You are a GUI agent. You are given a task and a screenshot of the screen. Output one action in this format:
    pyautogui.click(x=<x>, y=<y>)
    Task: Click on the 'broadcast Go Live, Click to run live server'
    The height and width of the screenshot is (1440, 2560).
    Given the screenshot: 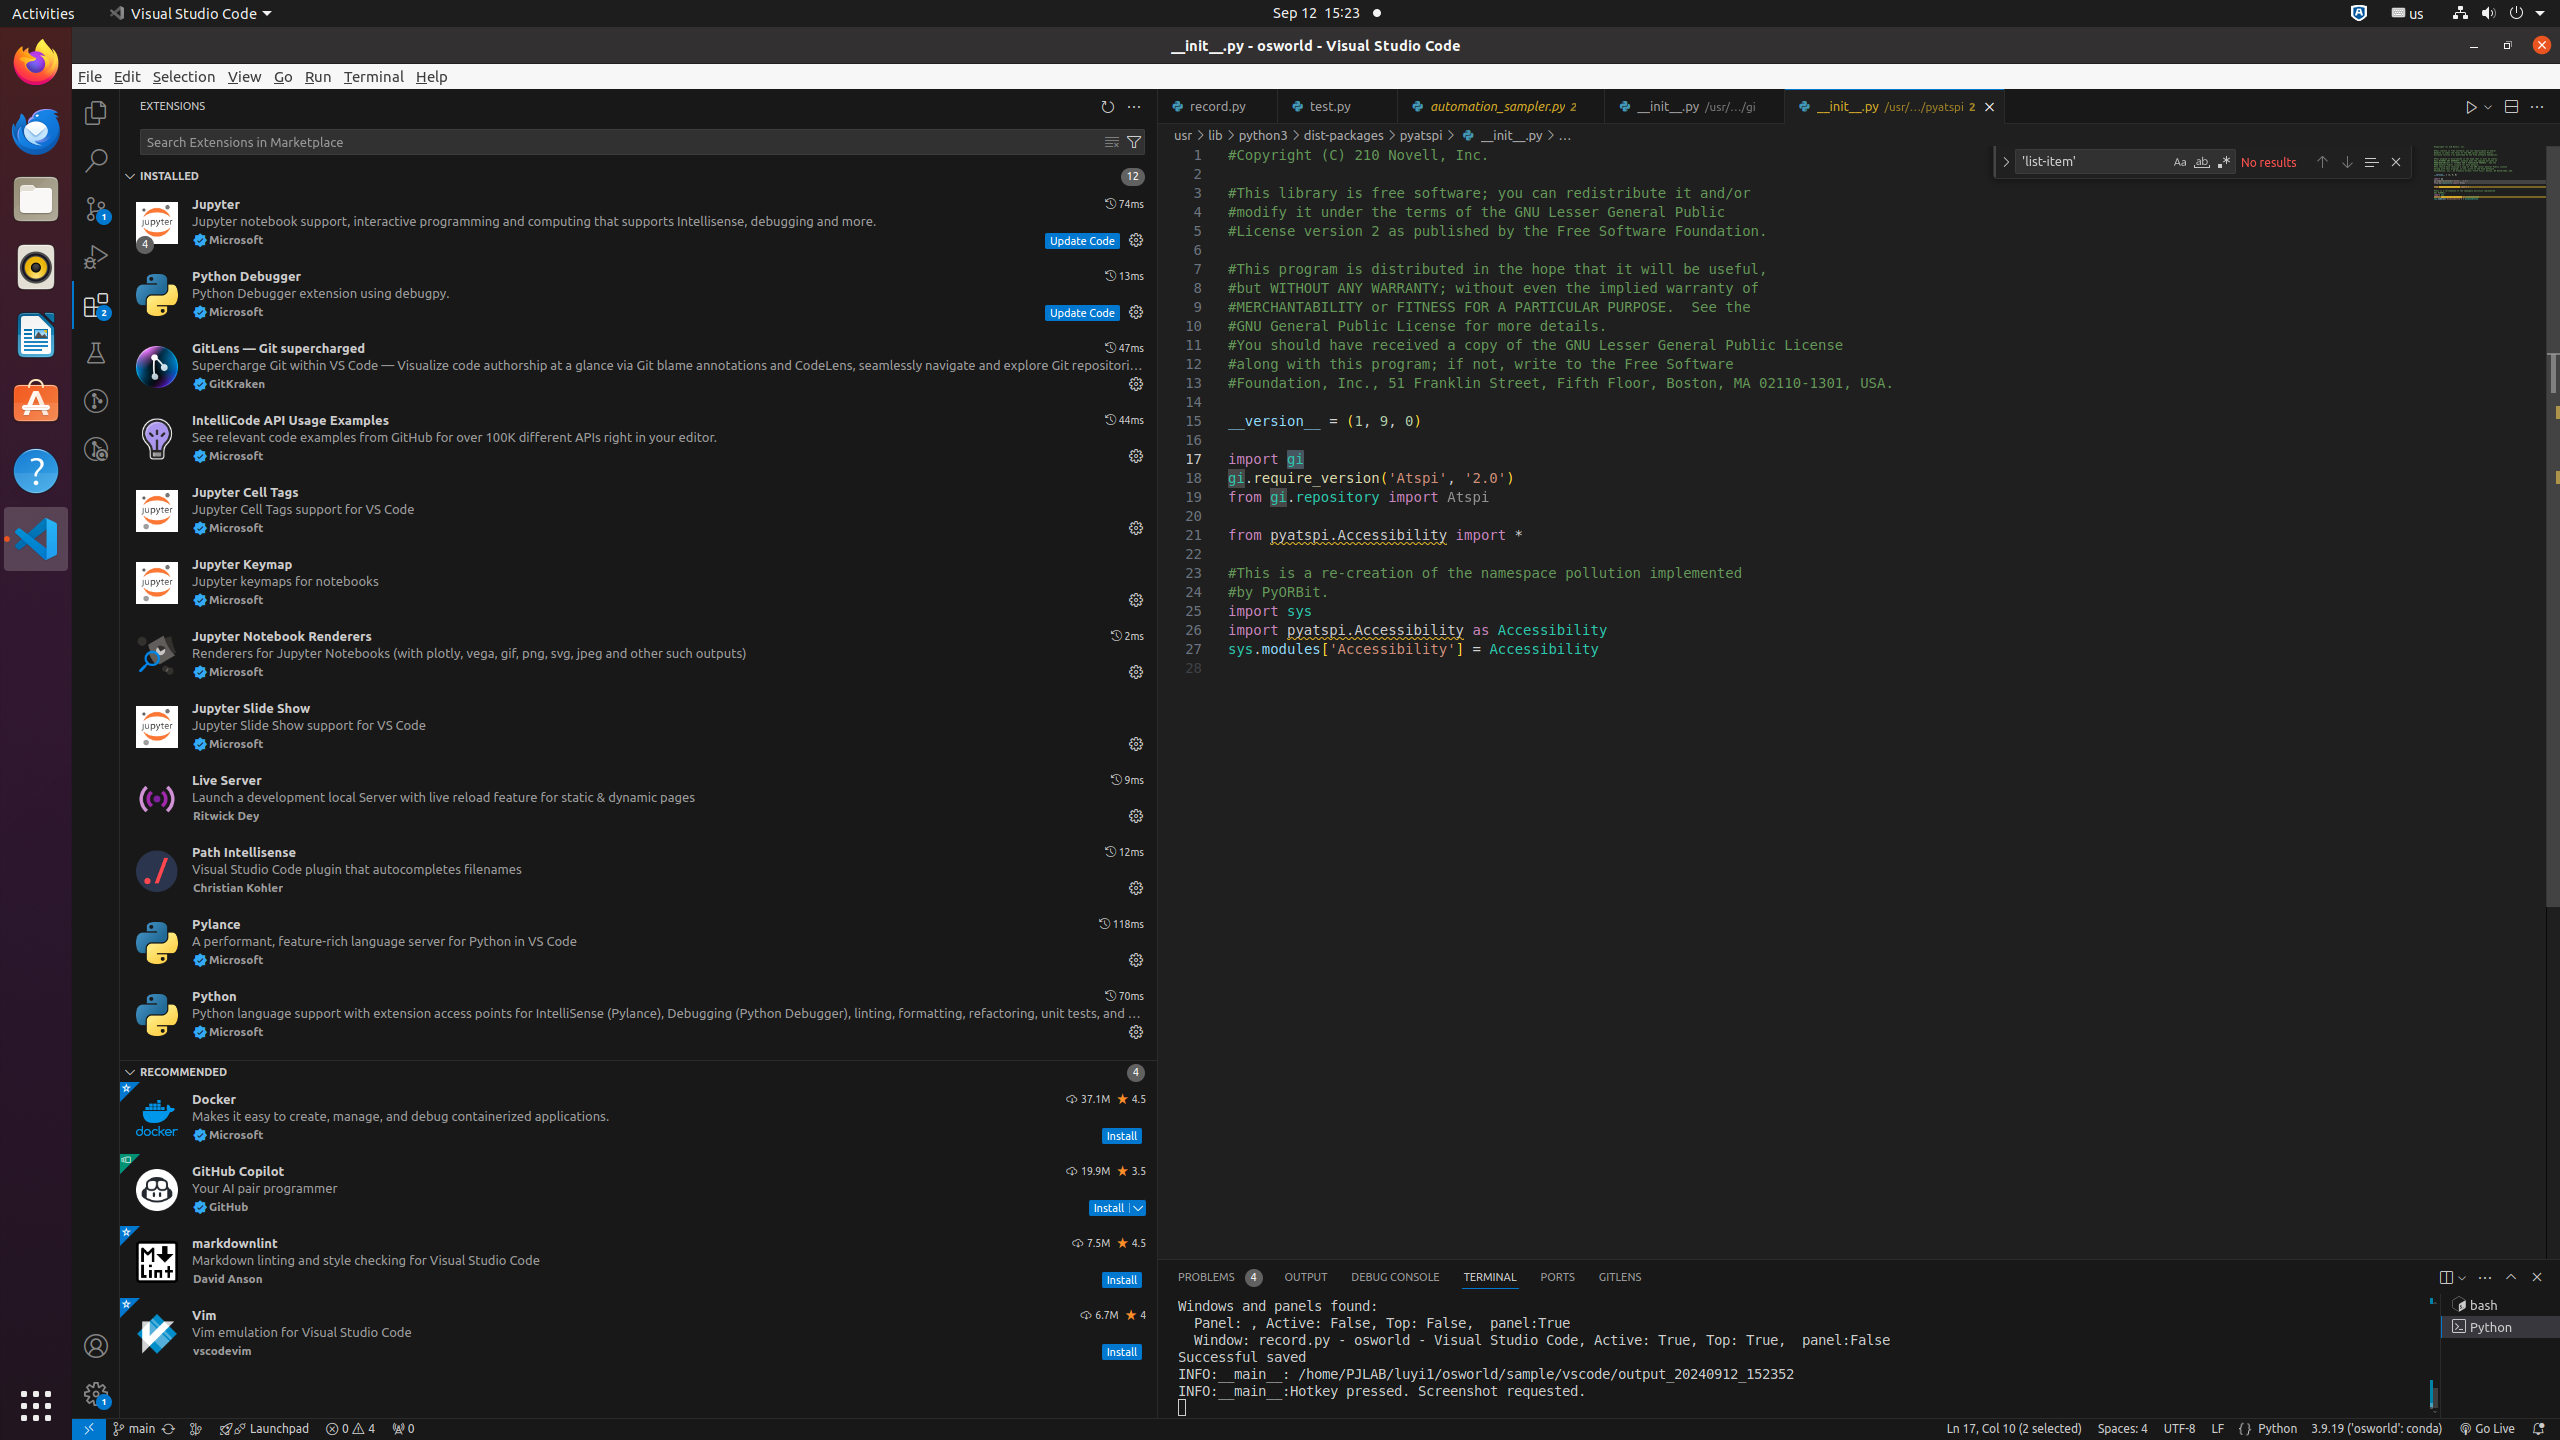 What is the action you would take?
    pyautogui.click(x=2486, y=1428)
    